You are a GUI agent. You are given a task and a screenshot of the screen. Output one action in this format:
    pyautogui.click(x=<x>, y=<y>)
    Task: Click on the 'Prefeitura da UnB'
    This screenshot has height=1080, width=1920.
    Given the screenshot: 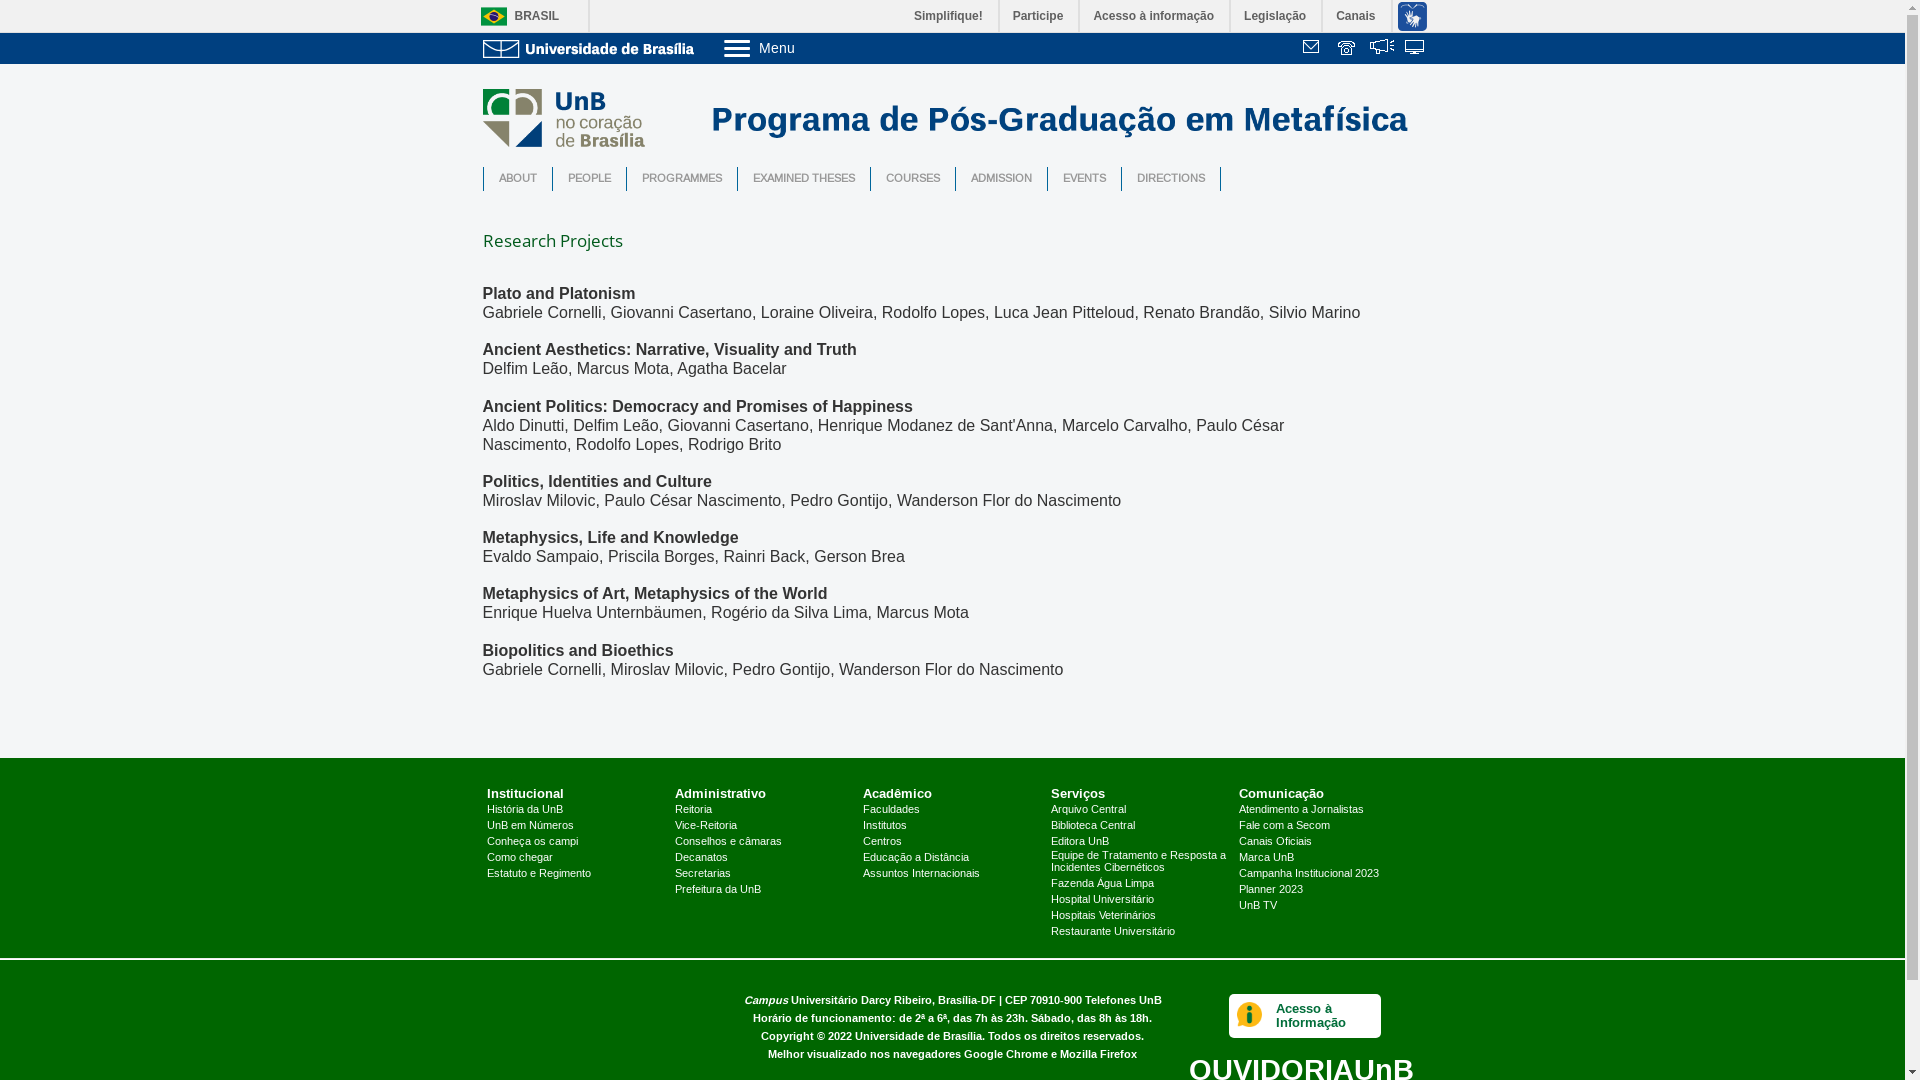 What is the action you would take?
    pyautogui.click(x=718, y=889)
    